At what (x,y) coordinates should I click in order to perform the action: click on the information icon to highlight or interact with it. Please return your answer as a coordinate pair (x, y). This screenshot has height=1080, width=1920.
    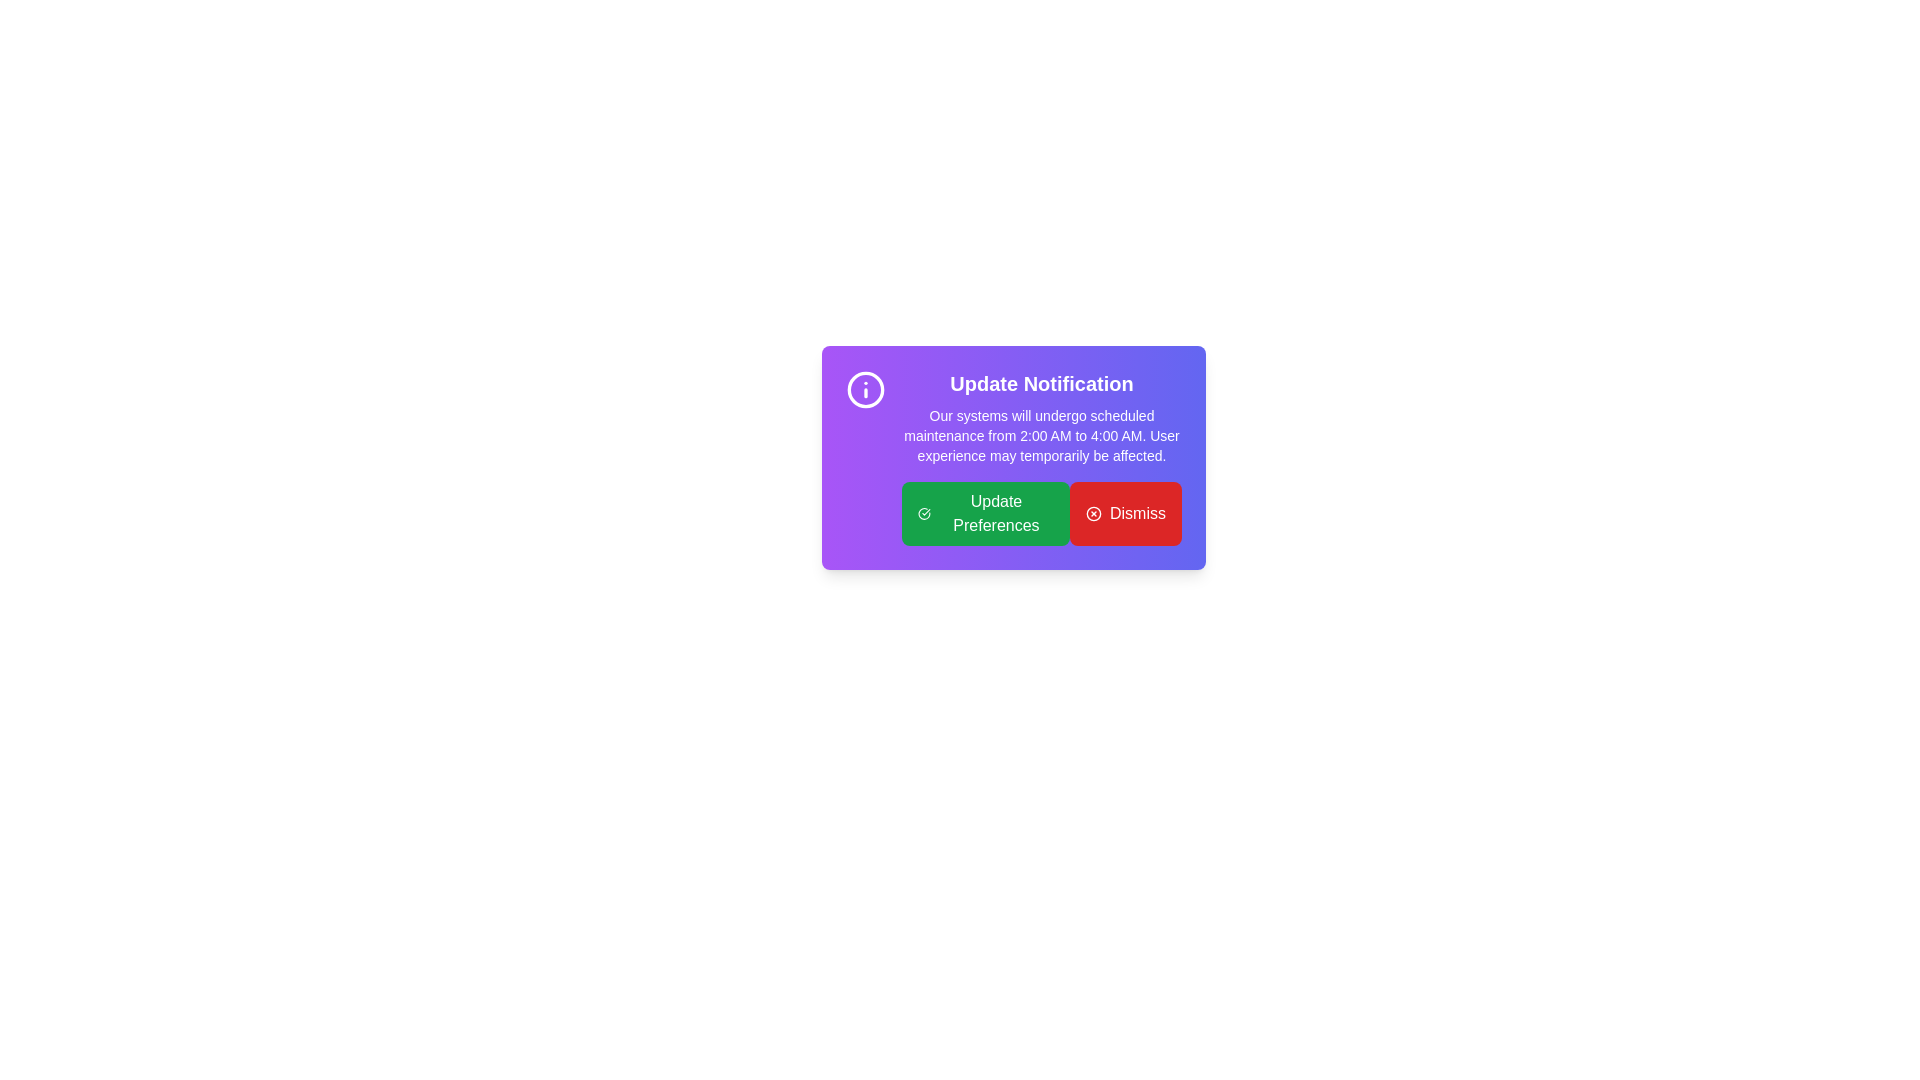
    Looking at the image, I should click on (865, 389).